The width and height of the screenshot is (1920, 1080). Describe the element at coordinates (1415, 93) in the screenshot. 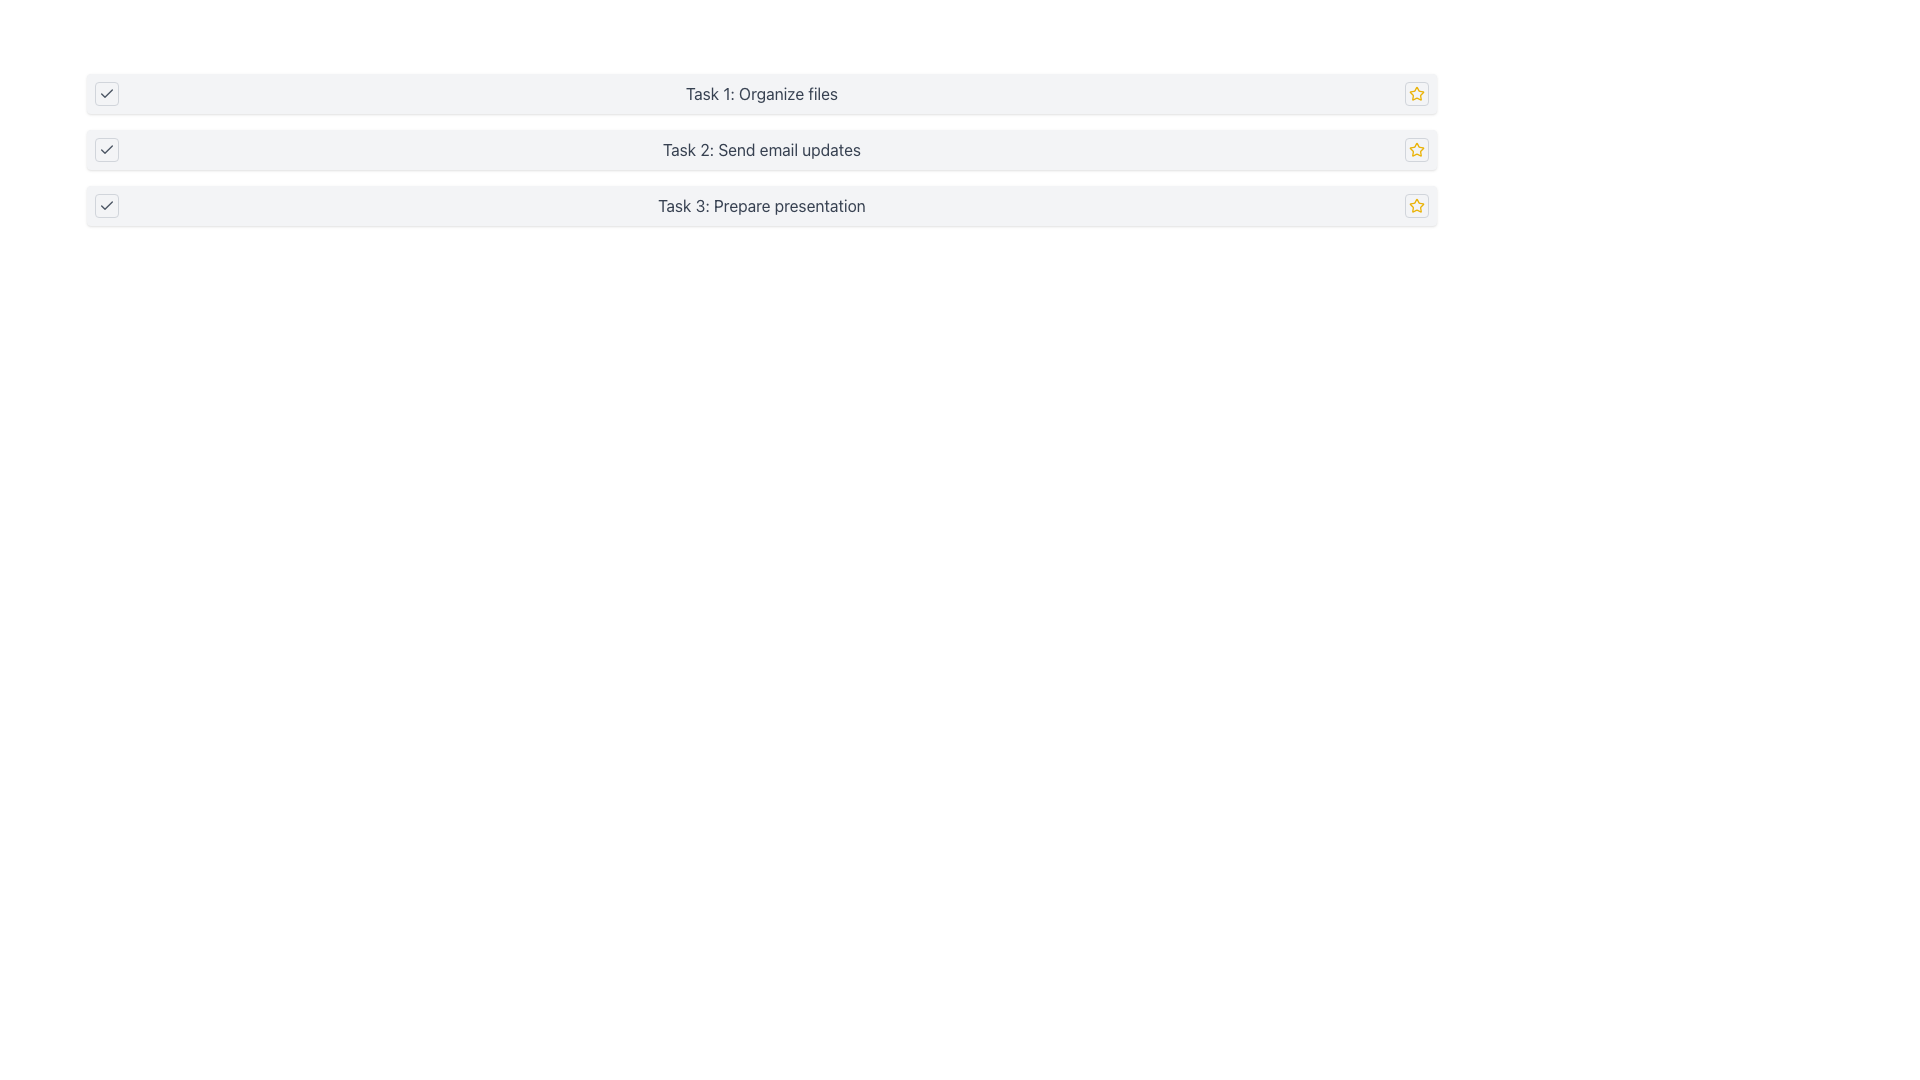

I see `the star icon in the top right corner of the 'Task 1: Organize files' item to mark it as a favorite or assign a rating` at that location.